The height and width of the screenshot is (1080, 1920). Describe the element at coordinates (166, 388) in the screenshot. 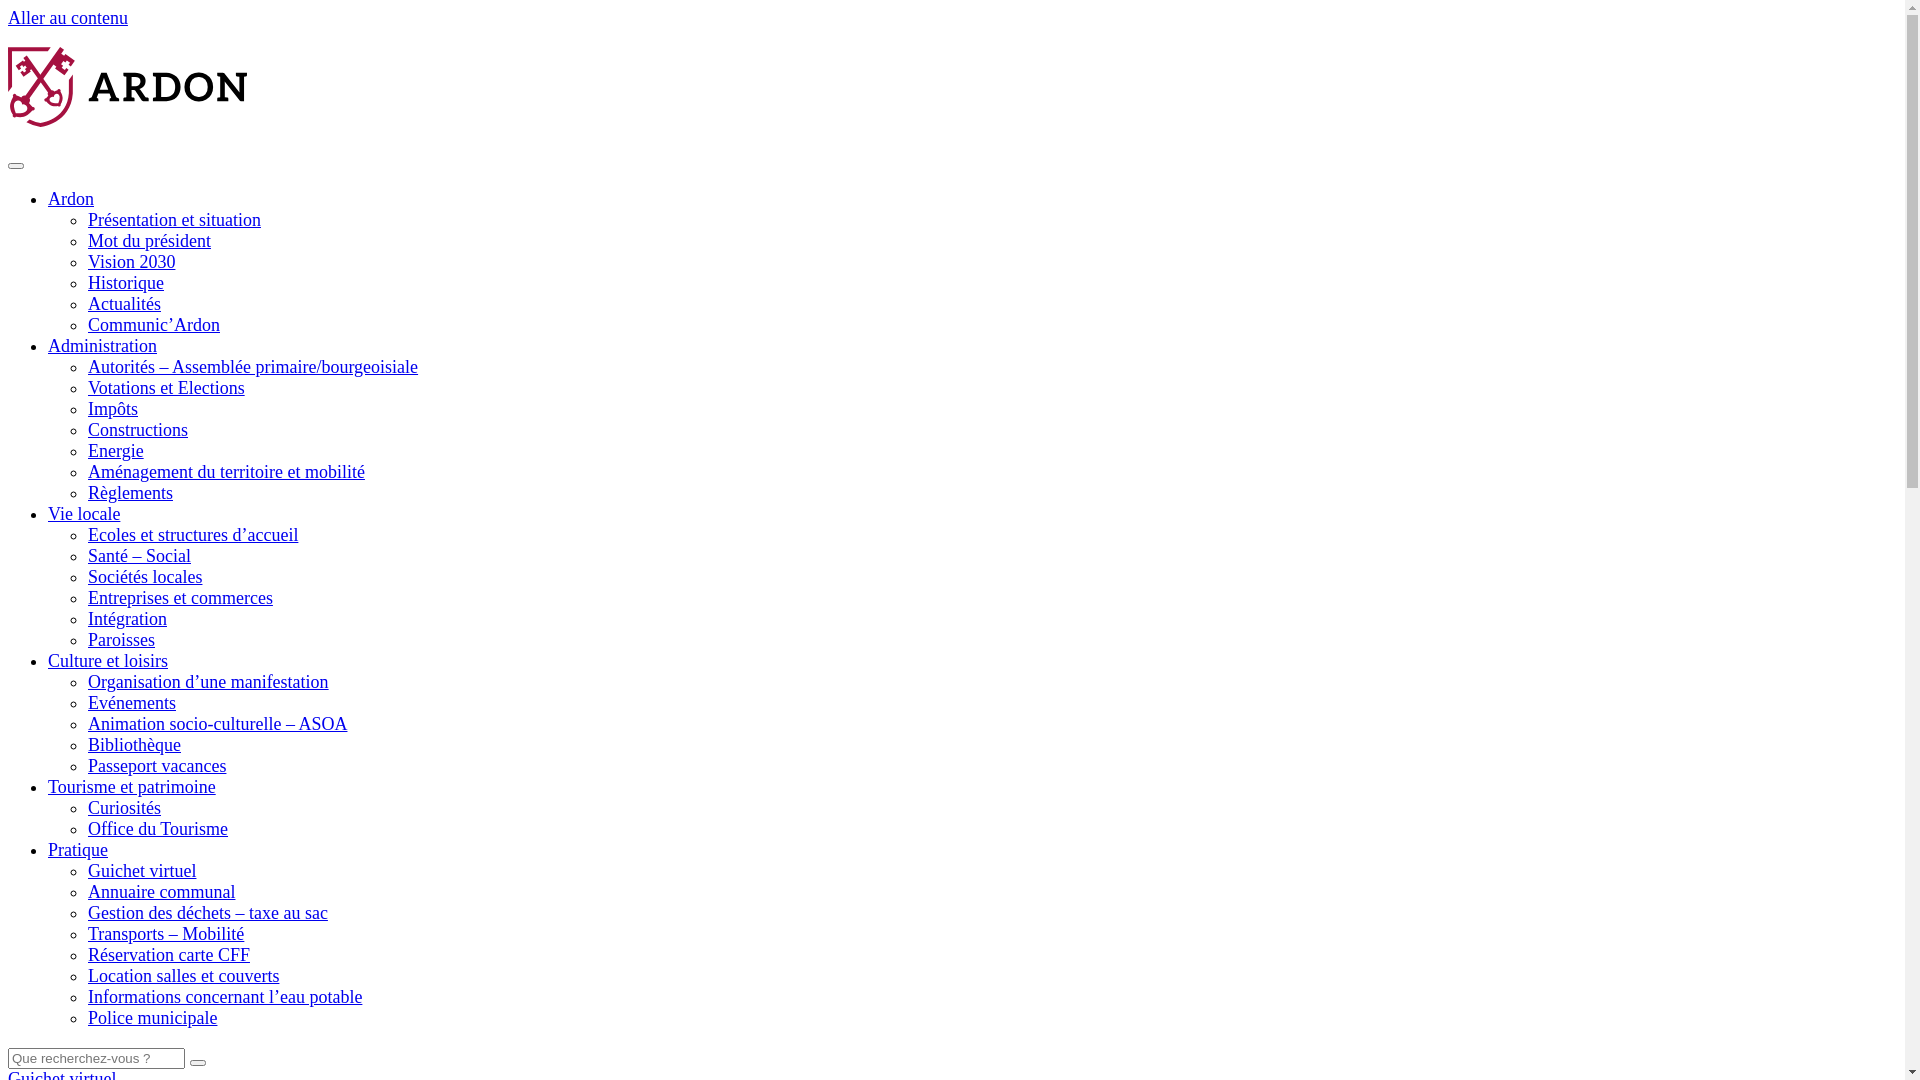

I see `'Votations et Elections'` at that location.